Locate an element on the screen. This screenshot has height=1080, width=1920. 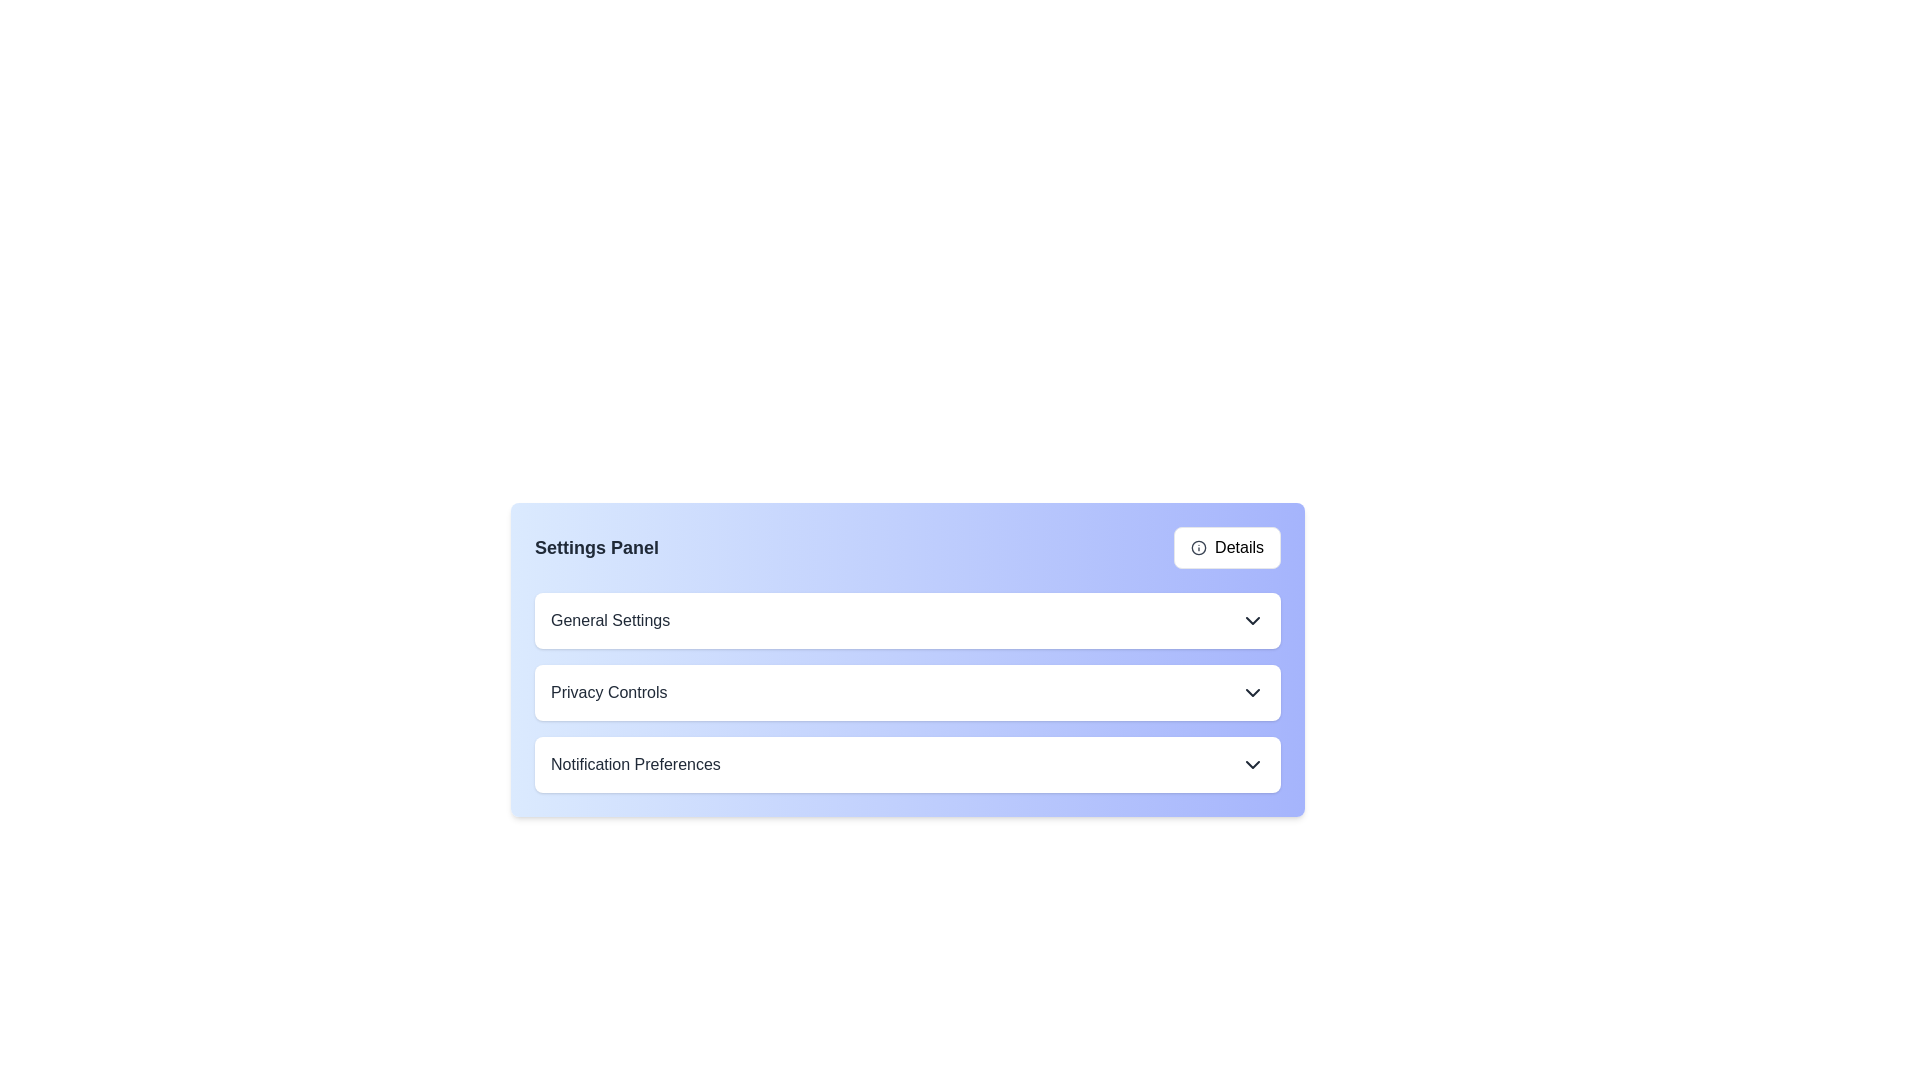
the surrounding icon that encompasses the circular element located in the top-right corner of the settings panel interface, adjacent to the label 'Details' is located at coordinates (1199, 547).